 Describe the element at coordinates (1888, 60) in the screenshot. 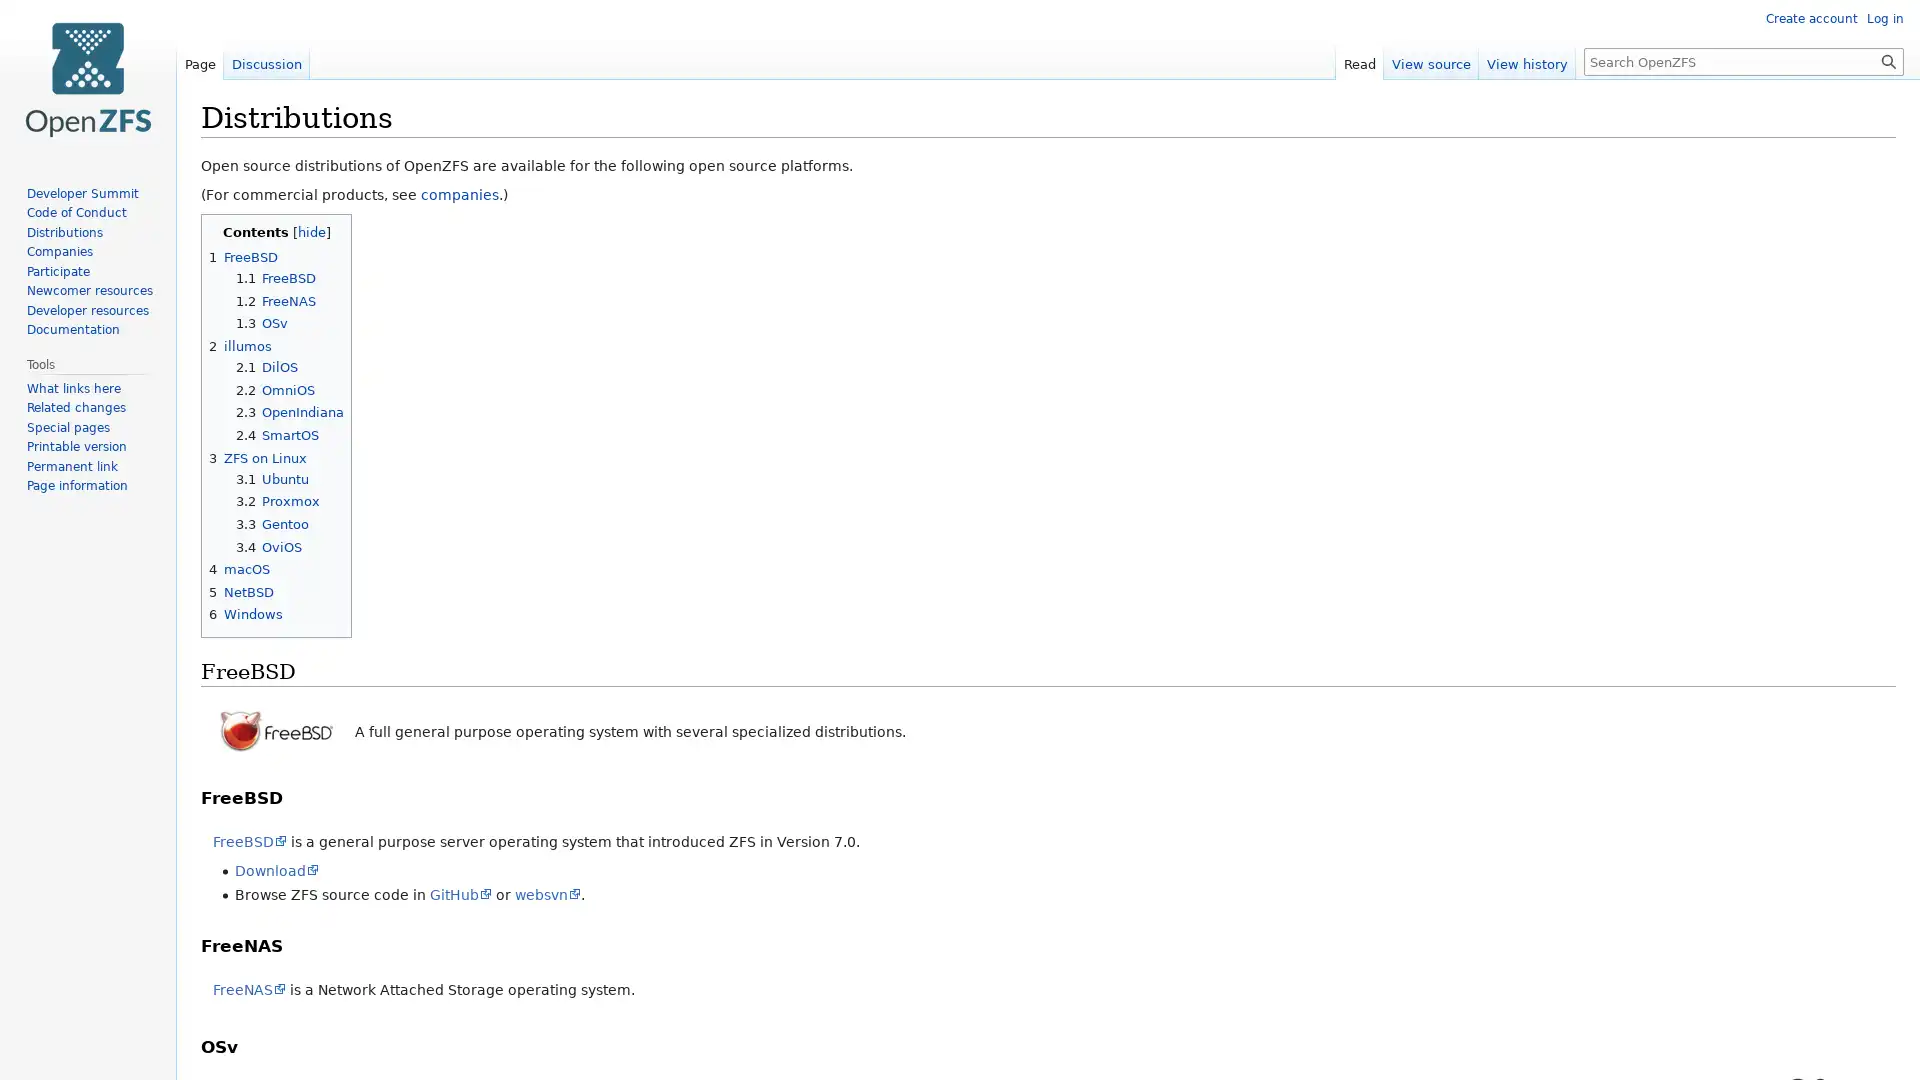

I see `Go` at that location.